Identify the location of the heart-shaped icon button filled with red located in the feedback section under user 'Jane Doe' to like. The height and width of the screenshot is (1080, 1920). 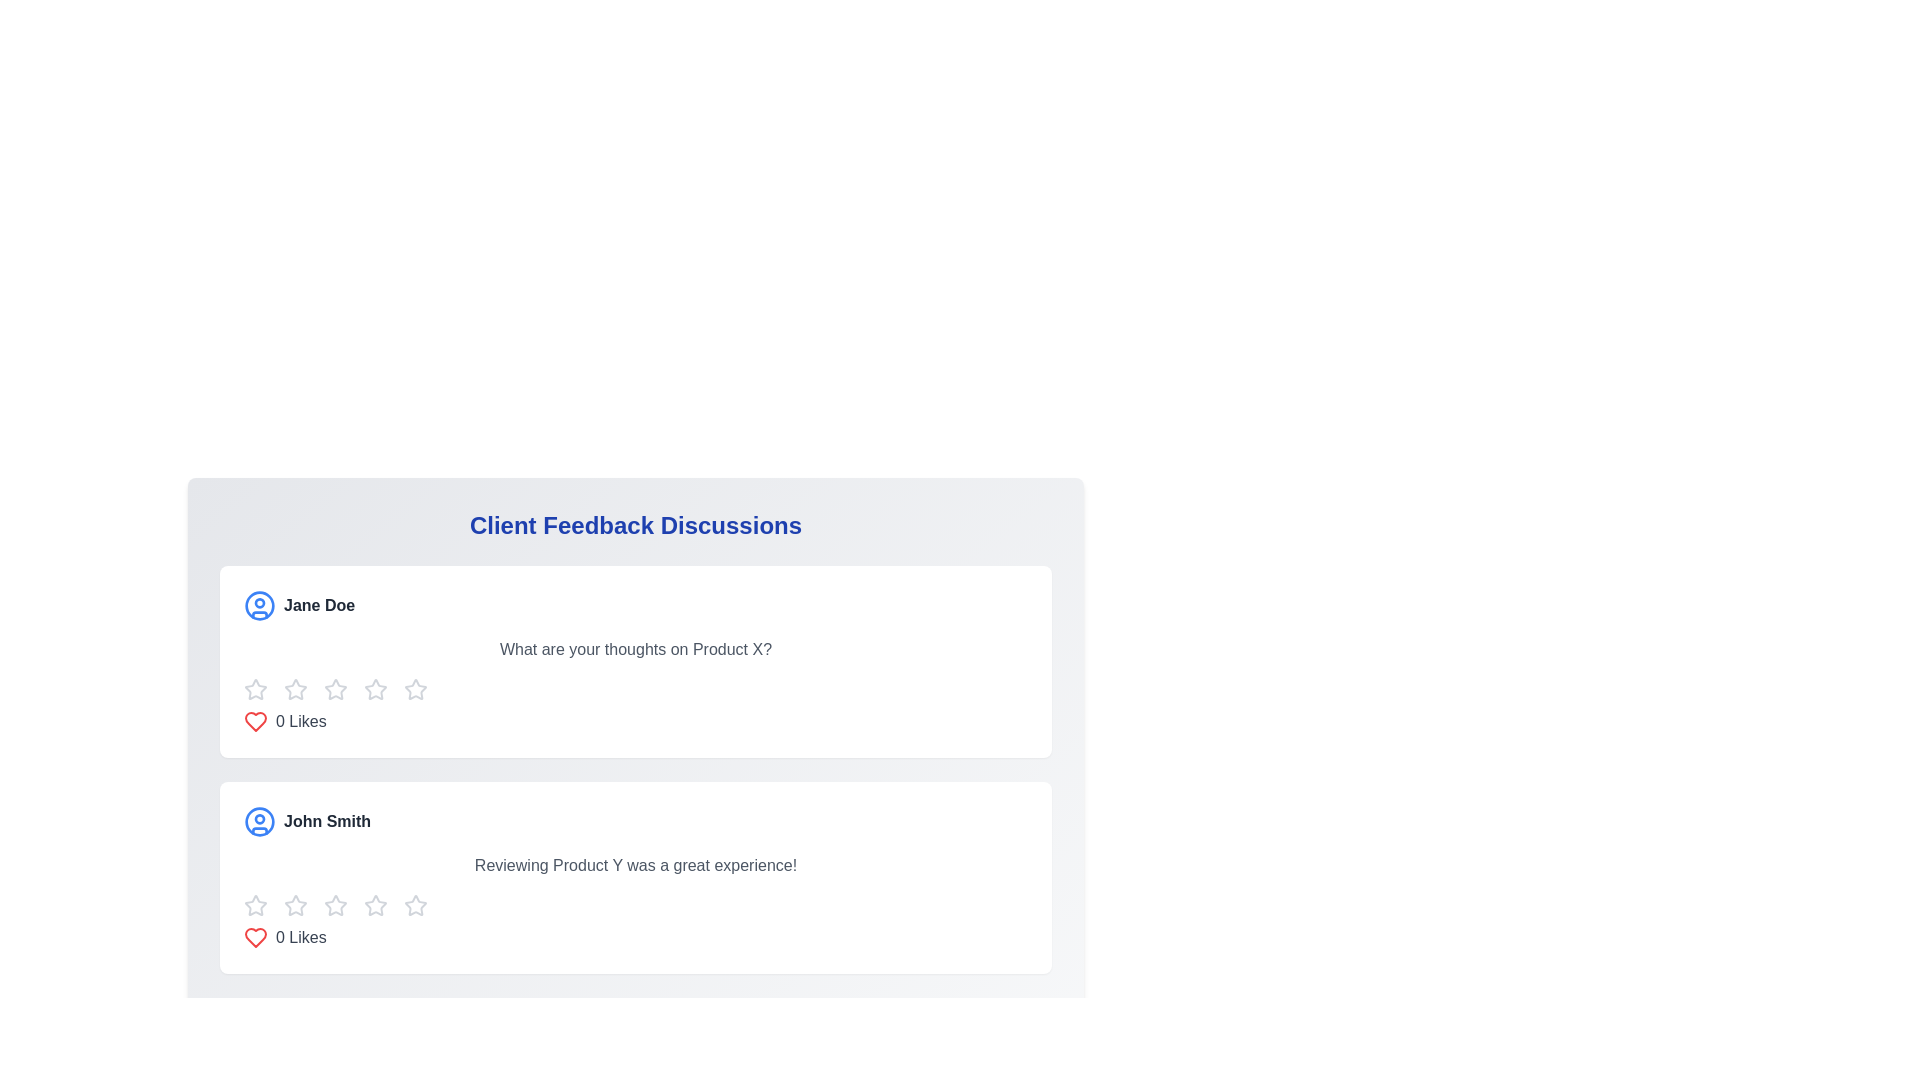
(254, 721).